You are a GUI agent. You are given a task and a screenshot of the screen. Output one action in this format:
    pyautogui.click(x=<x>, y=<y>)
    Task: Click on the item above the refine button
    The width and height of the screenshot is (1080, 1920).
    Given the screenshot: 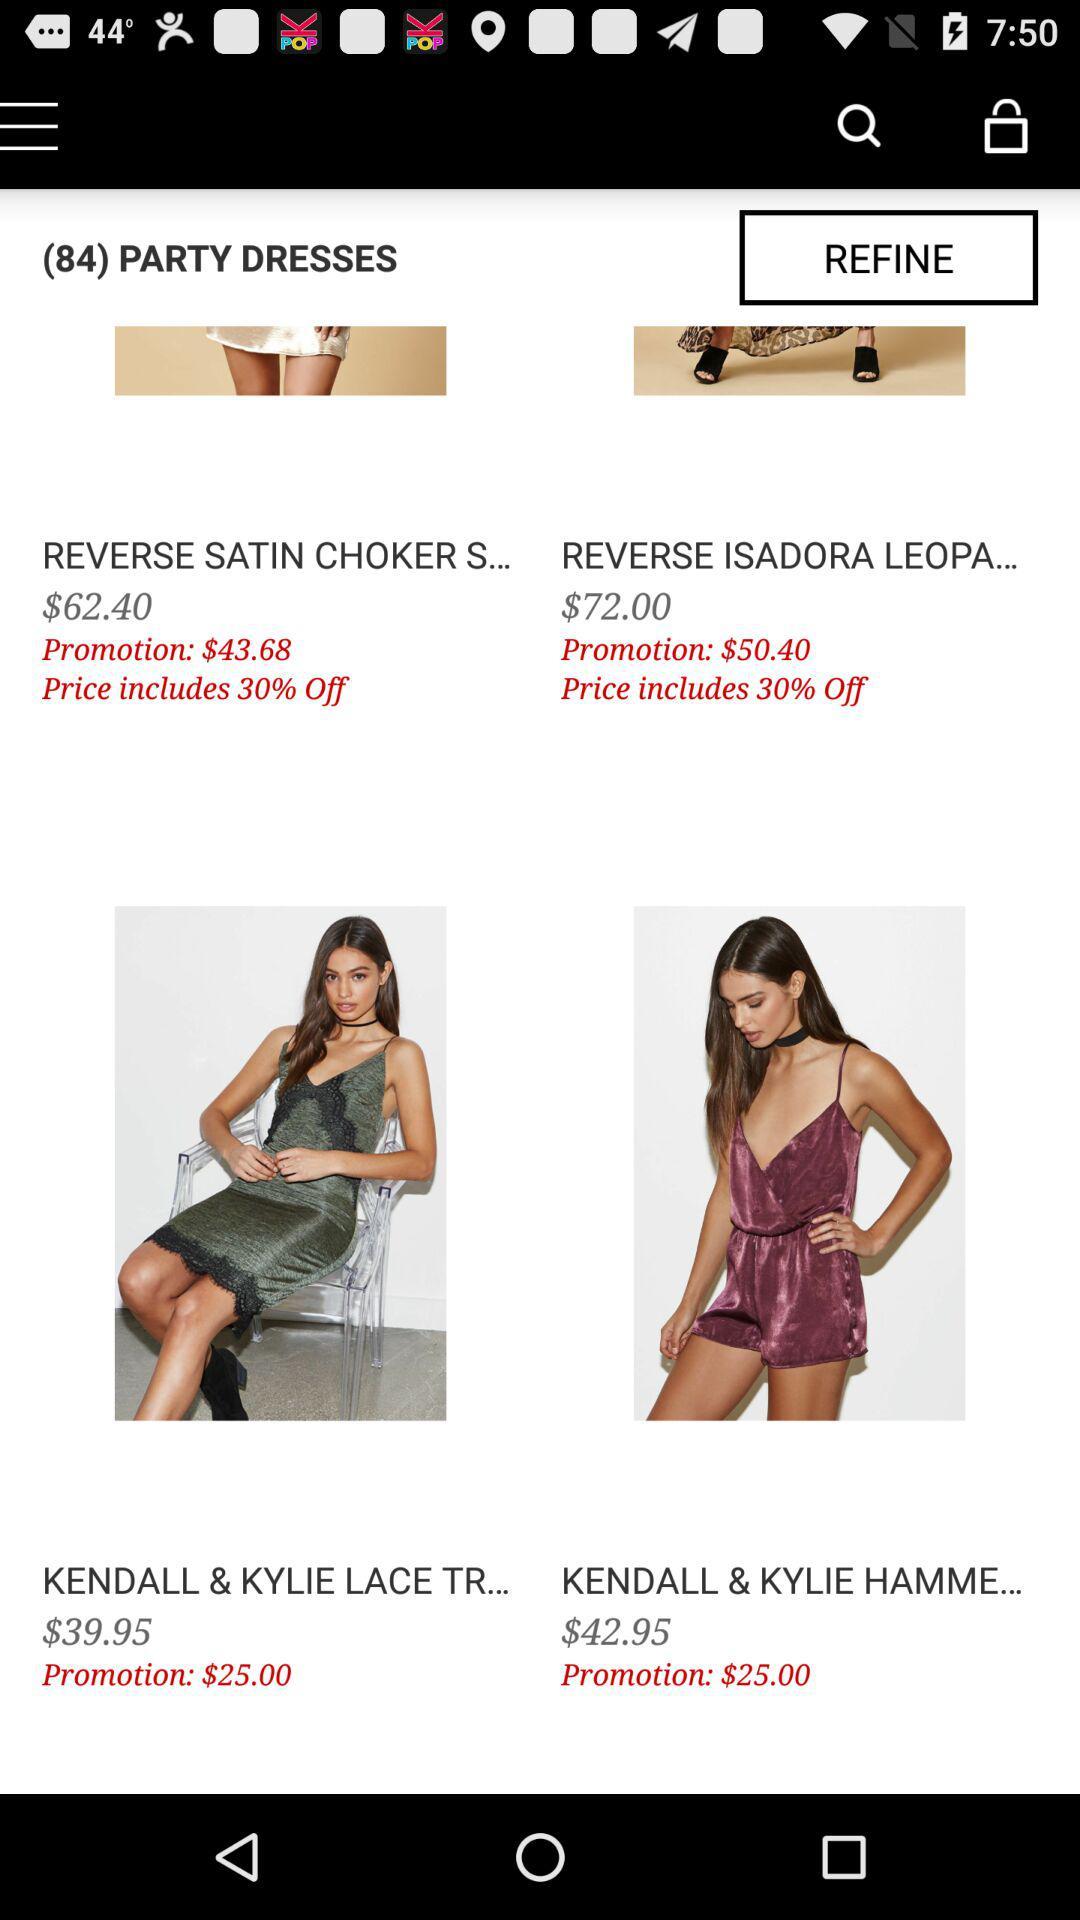 What is the action you would take?
    pyautogui.click(x=1006, y=124)
    